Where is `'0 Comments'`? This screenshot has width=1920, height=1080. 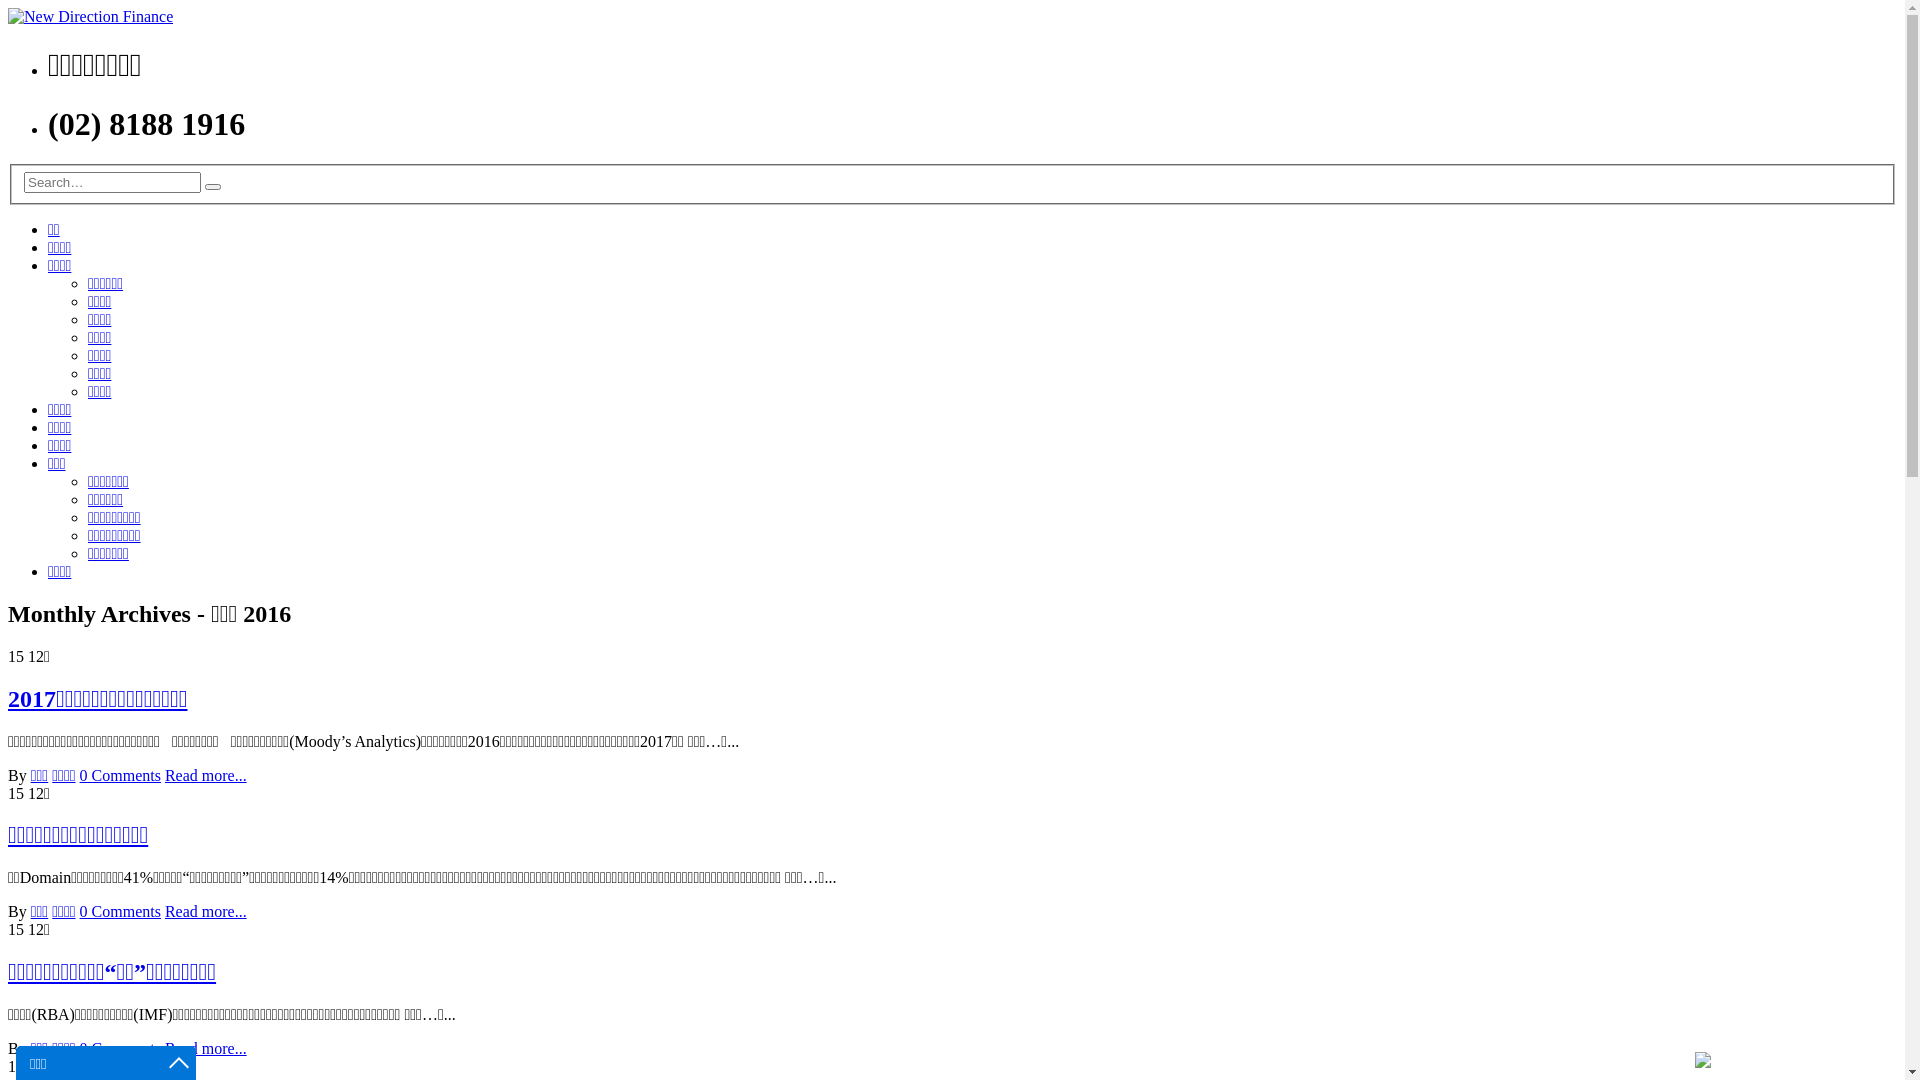 '0 Comments' is located at coordinates (119, 911).